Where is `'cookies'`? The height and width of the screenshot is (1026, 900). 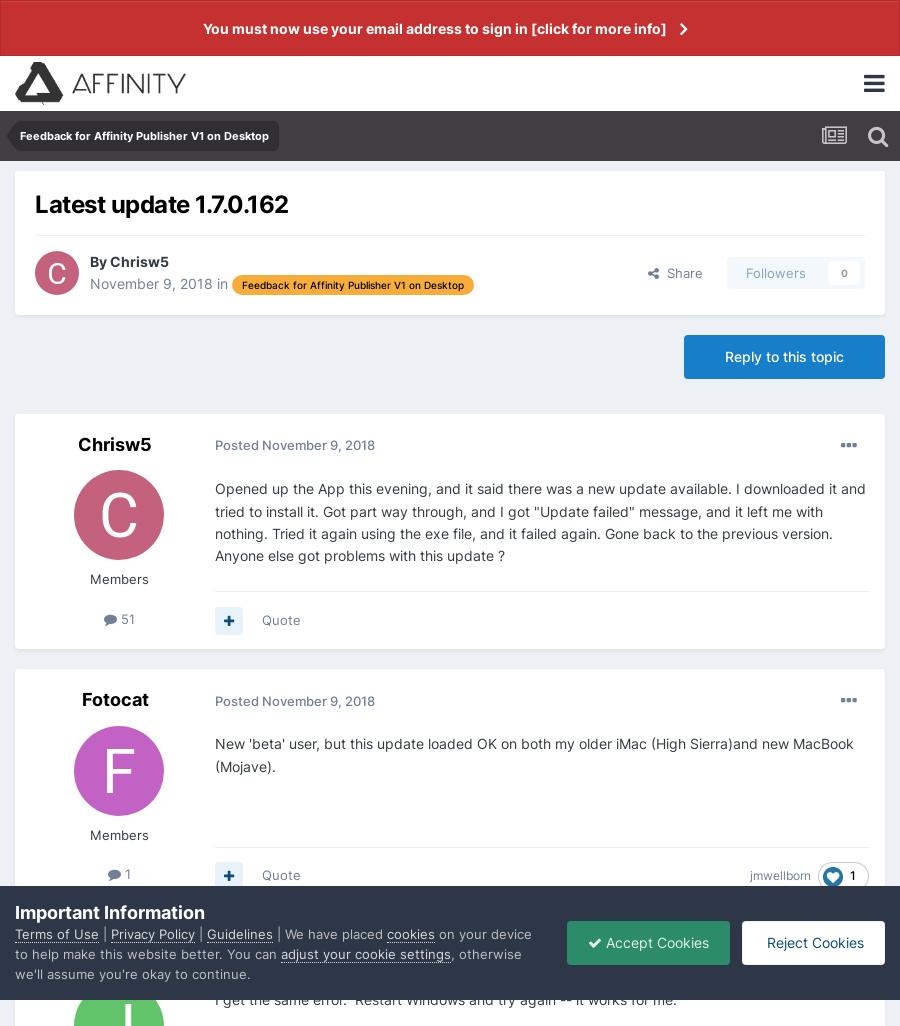
'cookies' is located at coordinates (411, 933).